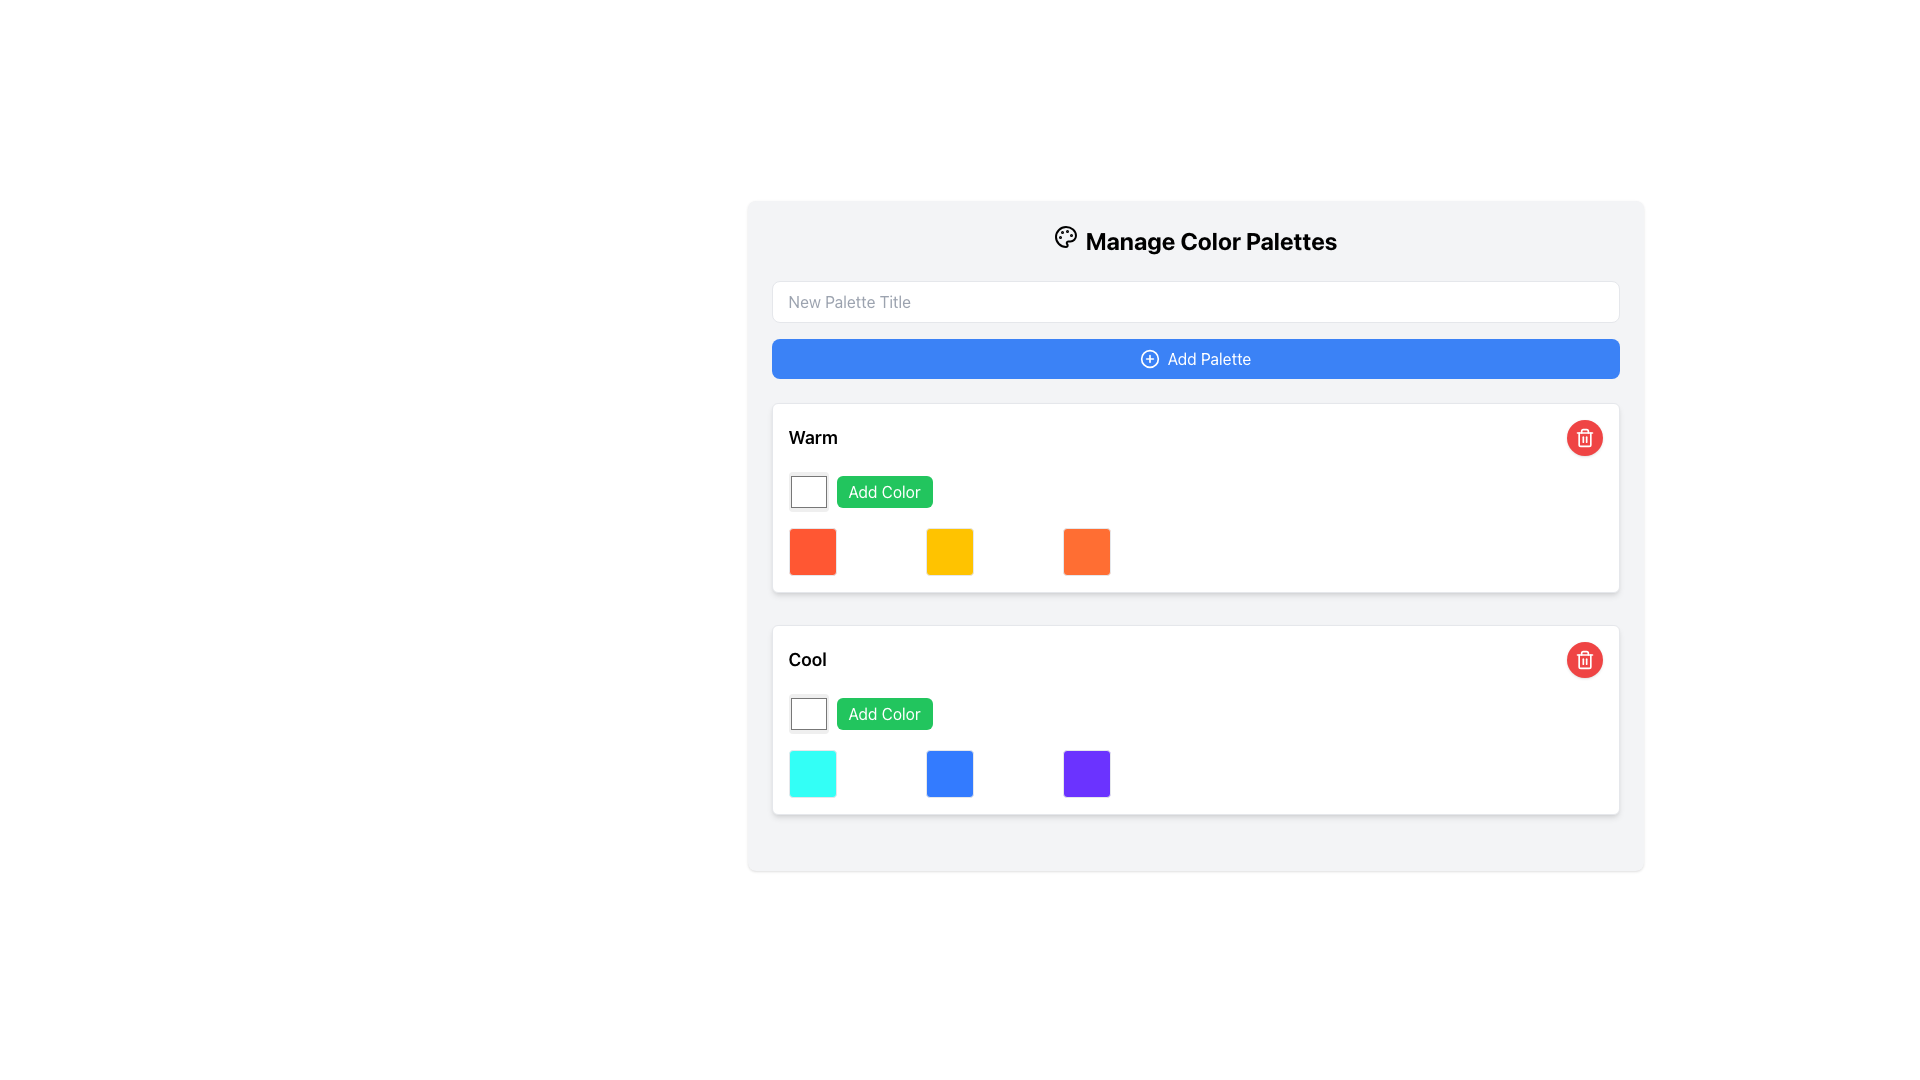  I want to click on the Color Swatch with a blue background (#337BFF) that is the second square in a row of three squares in the 'Cool' section, so click(948, 773).